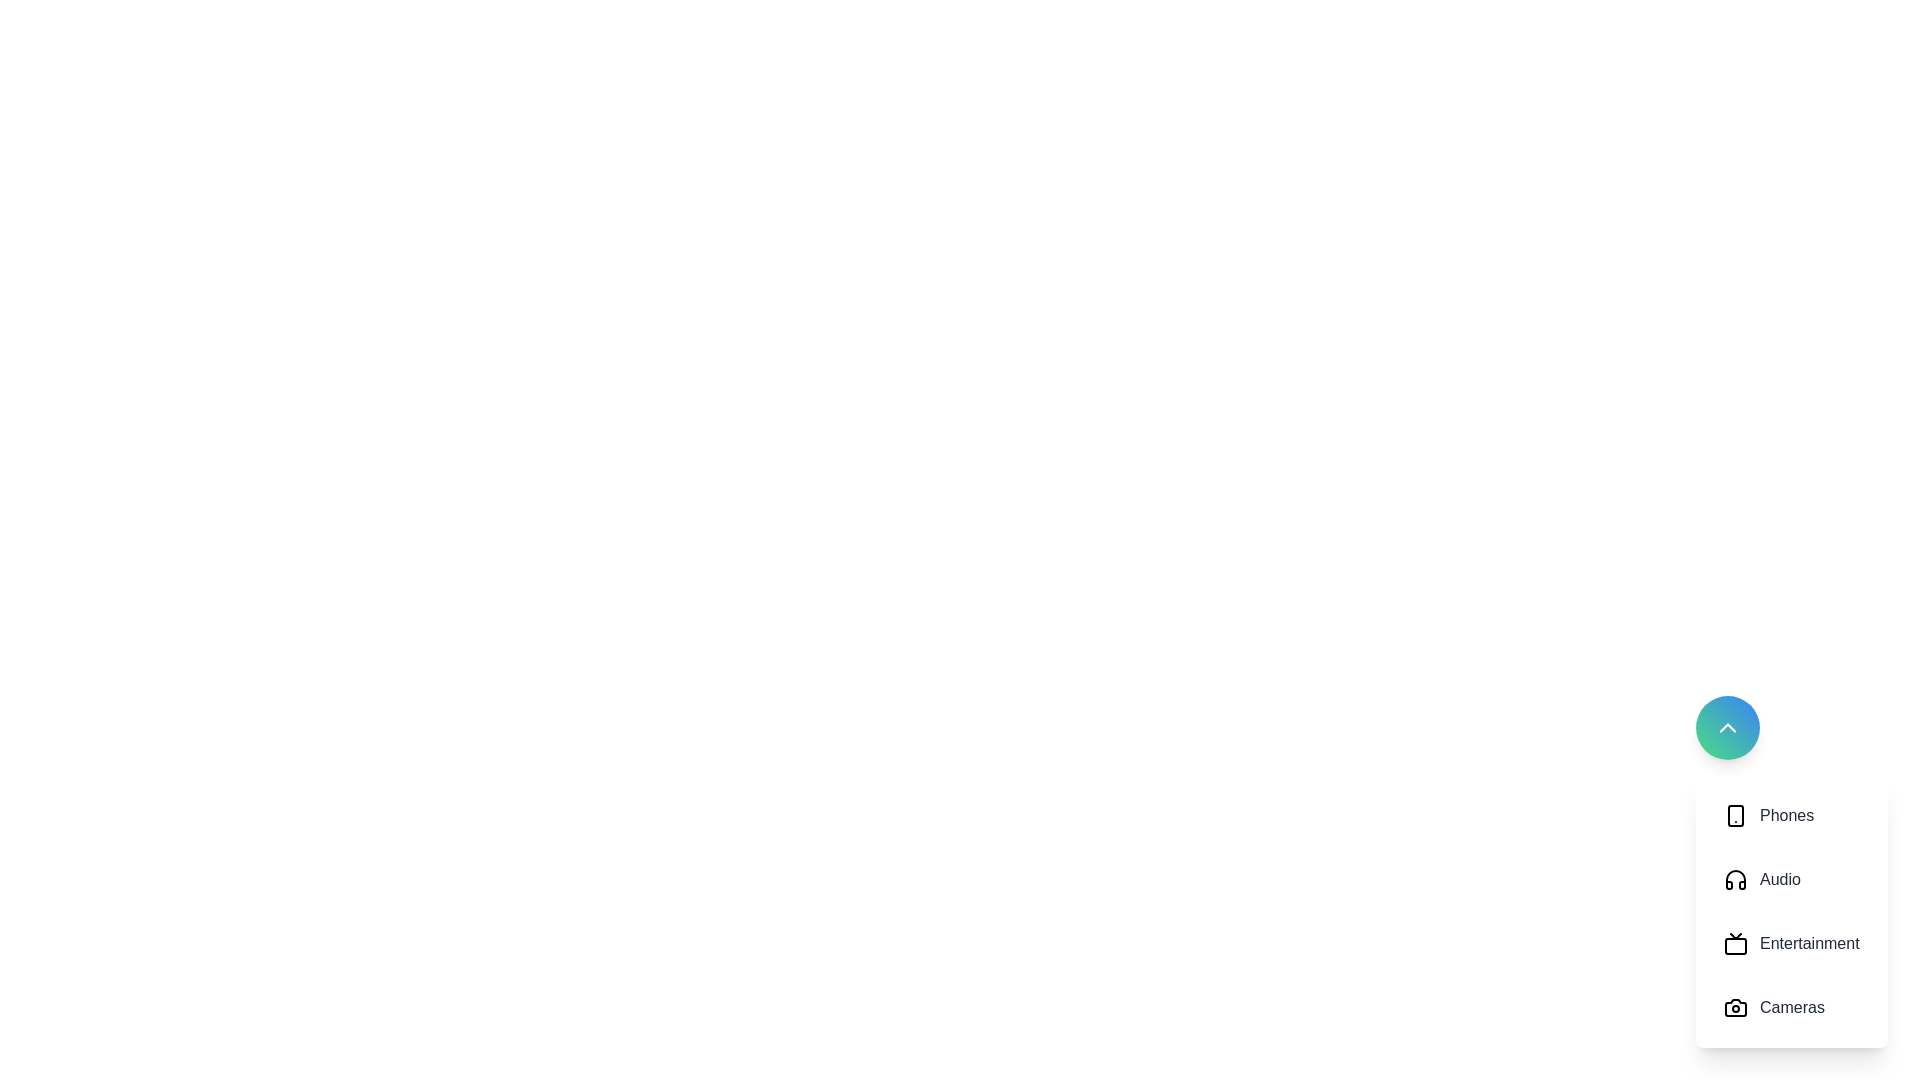 This screenshot has height=1080, width=1920. Describe the element at coordinates (1791, 816) in the screenshot. I see `the button corresponding to the category Phones` at that location.